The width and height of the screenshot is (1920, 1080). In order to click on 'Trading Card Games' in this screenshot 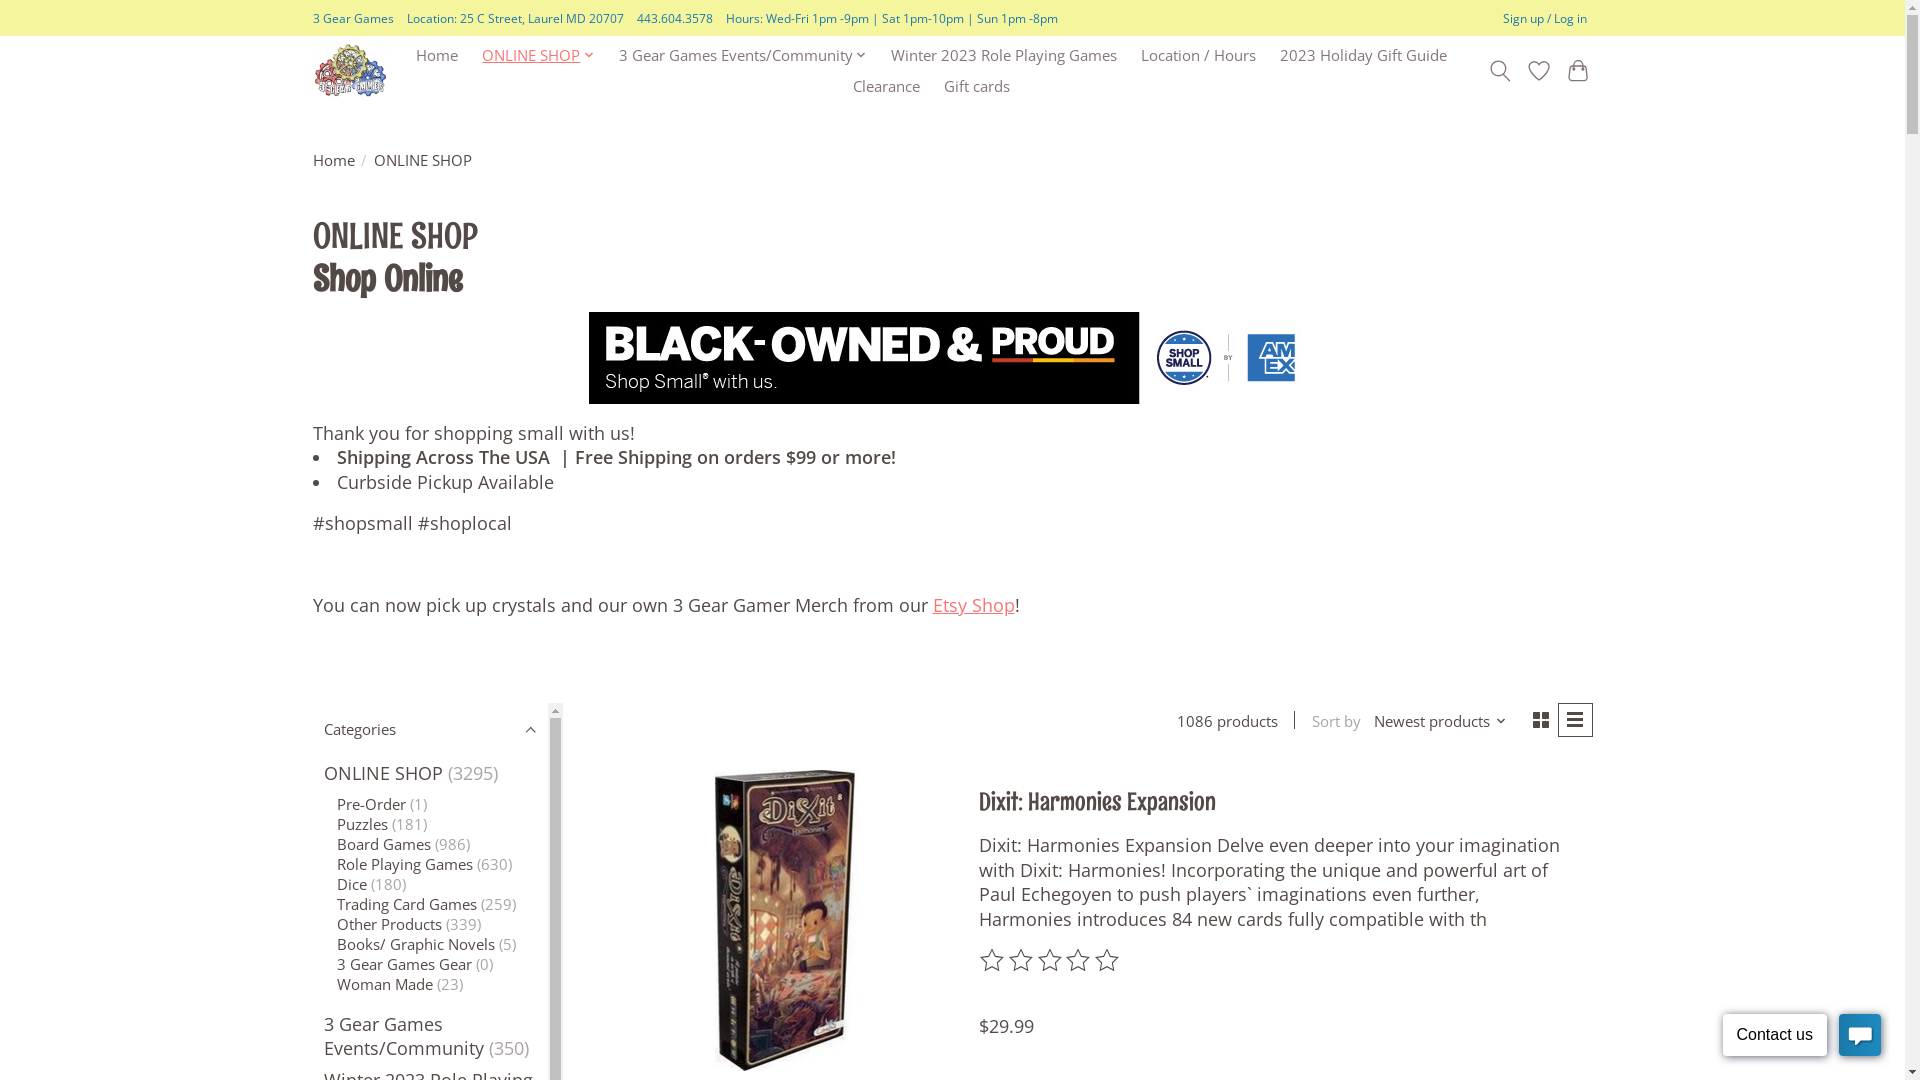, I will do `click(336, 903)`.